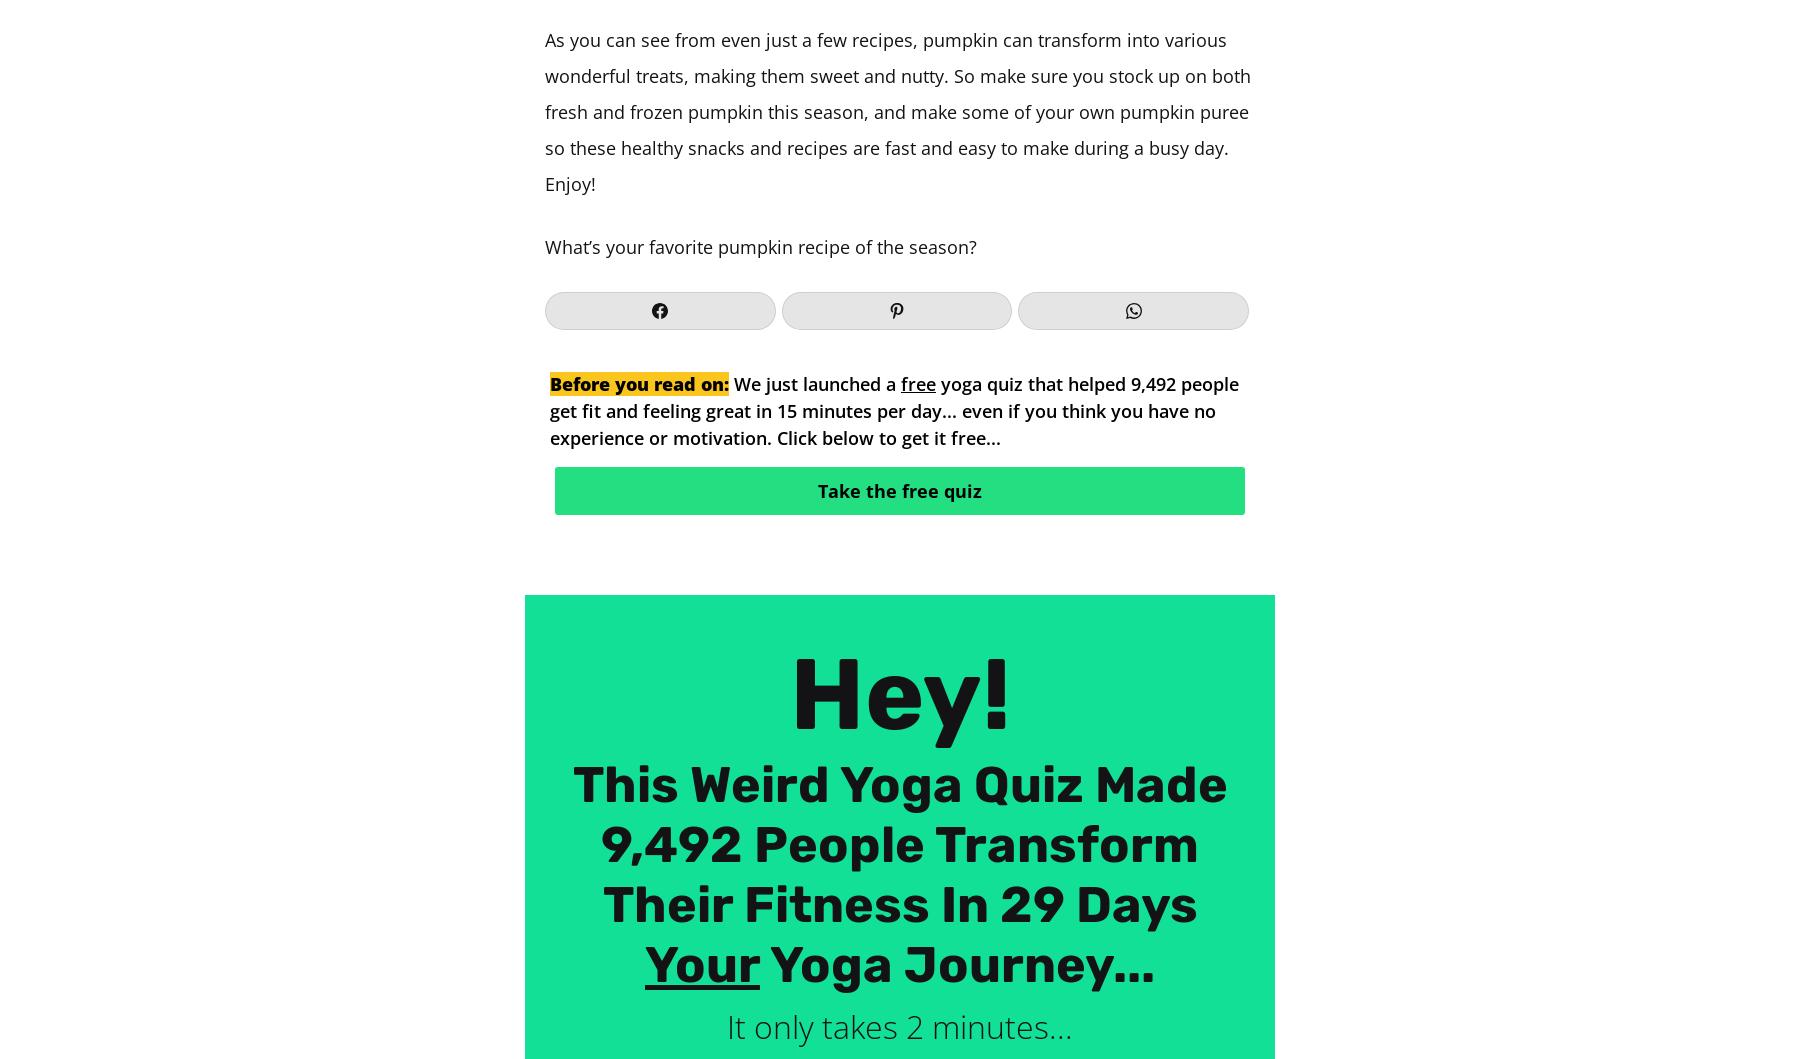  Describe the element at coordinates (900, 1025) in the screenshot. I see `'It only takes 2 minutes...'` at that location.